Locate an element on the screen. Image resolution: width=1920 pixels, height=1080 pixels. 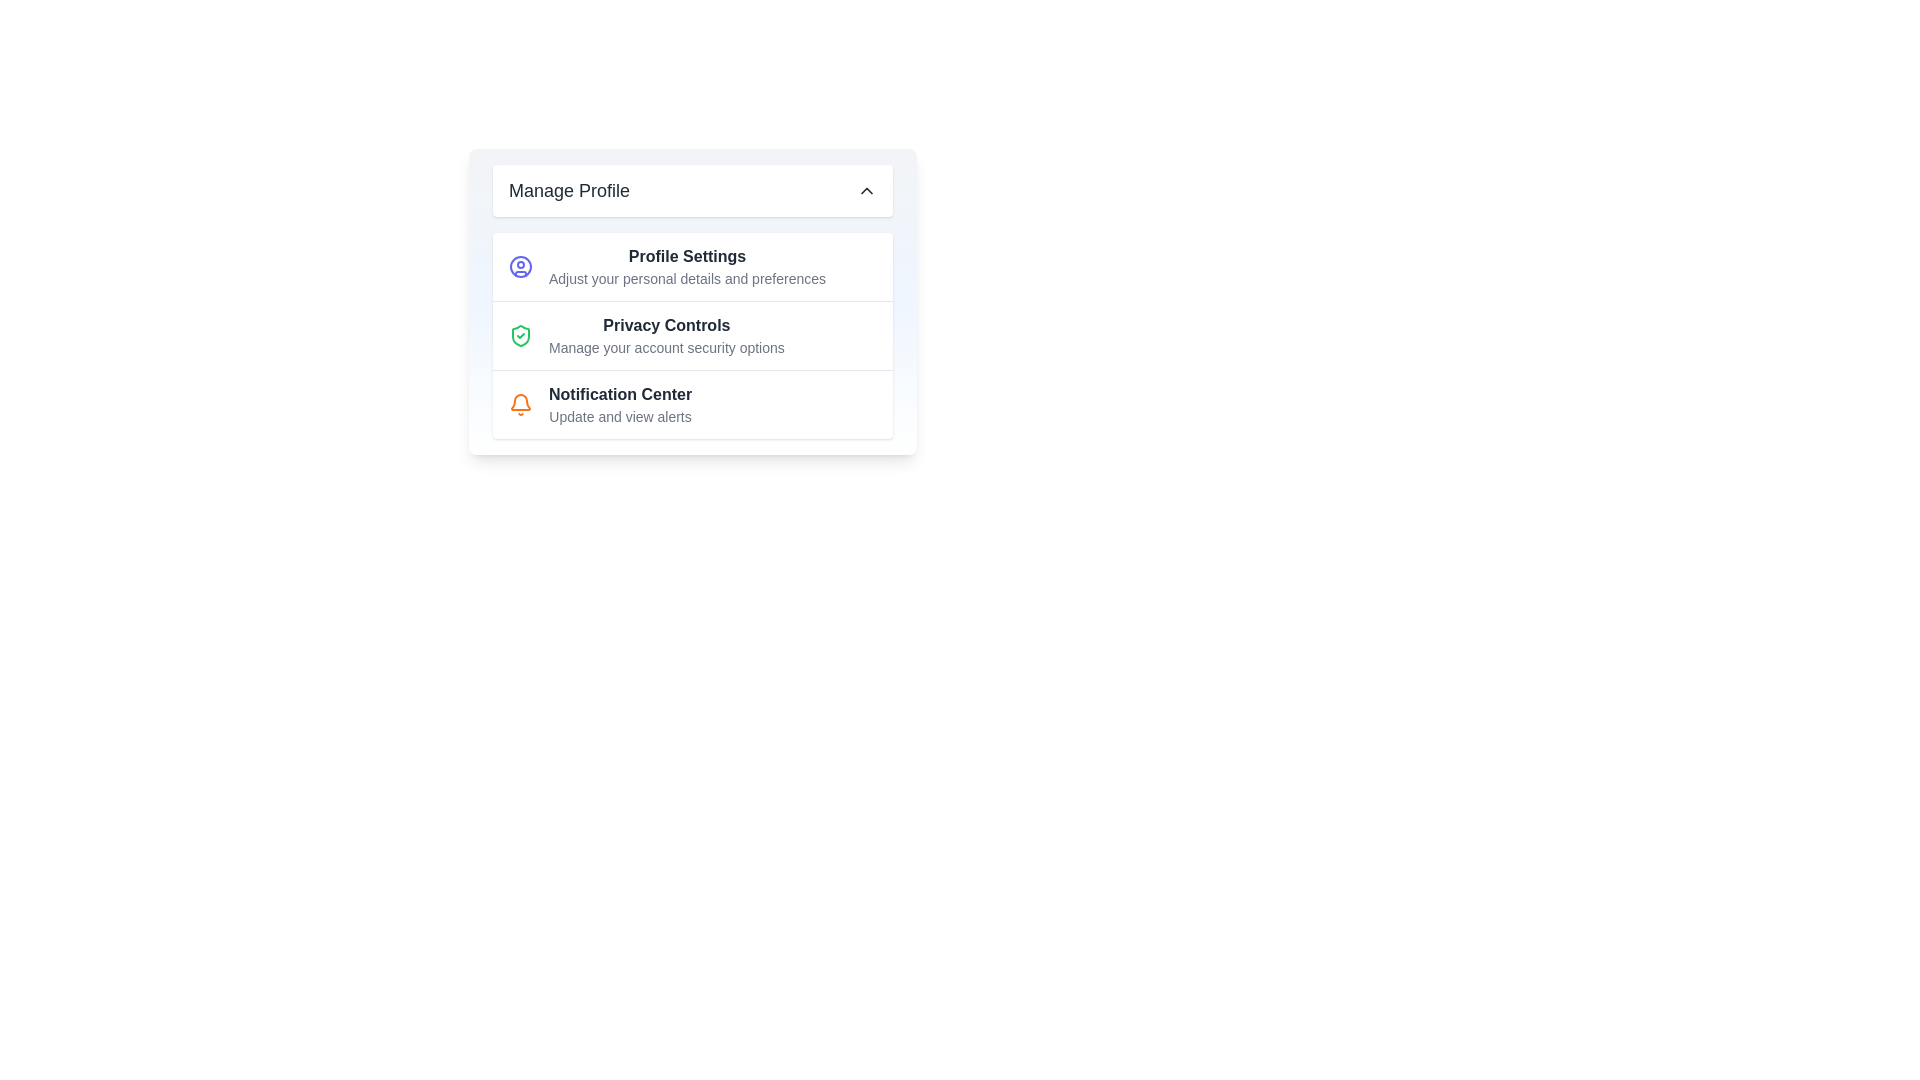
the text element that displays the message 'Adjust your personal details and preferences' located beneath the 'Profile Settings' label within the 'Manage Profile' group is located at coordinates (687, 278).